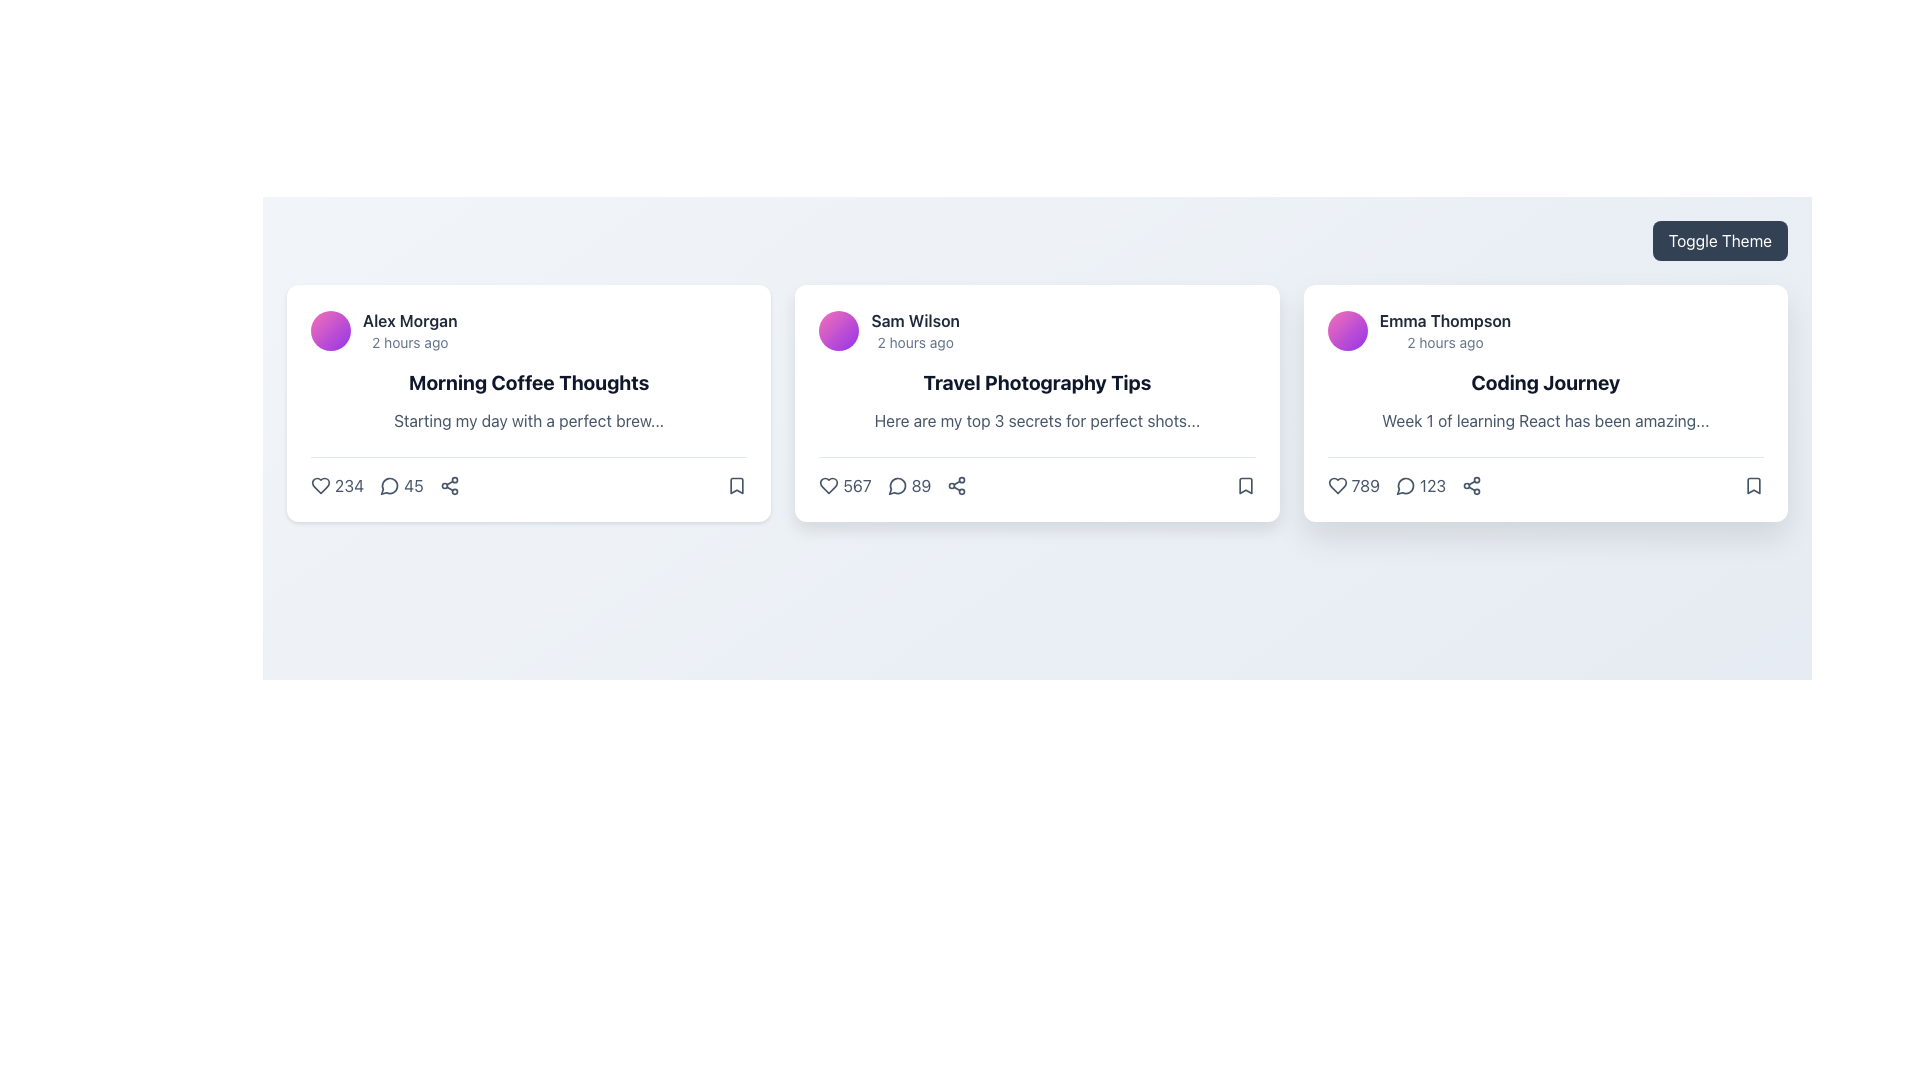  I want to click on the heart icon located at the bottom-left of the rightmost card for the post by 'Emma Thompson', so click(1337, 486).